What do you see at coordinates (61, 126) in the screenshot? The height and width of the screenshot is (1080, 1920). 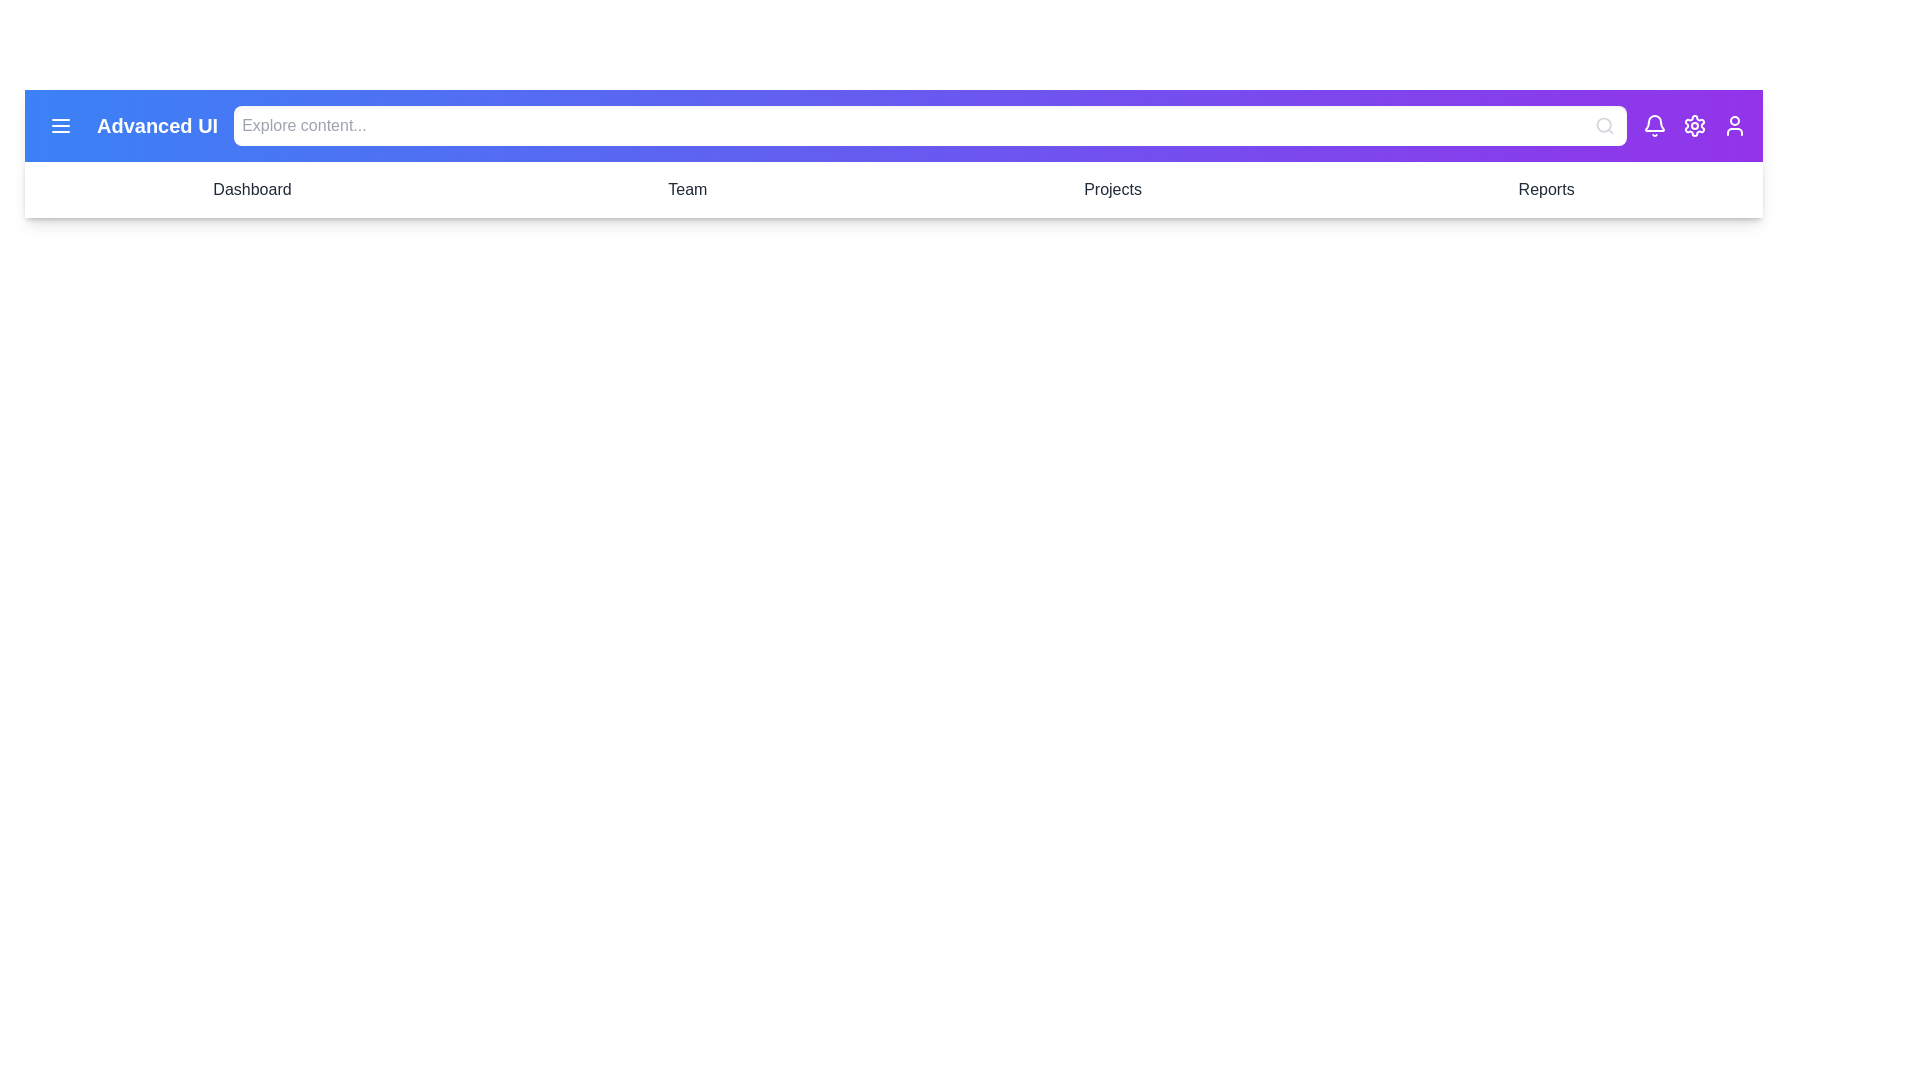 I see `the menu icon in the top-left corner to toggle the side menu visibility` at bounding box center [61, 126].